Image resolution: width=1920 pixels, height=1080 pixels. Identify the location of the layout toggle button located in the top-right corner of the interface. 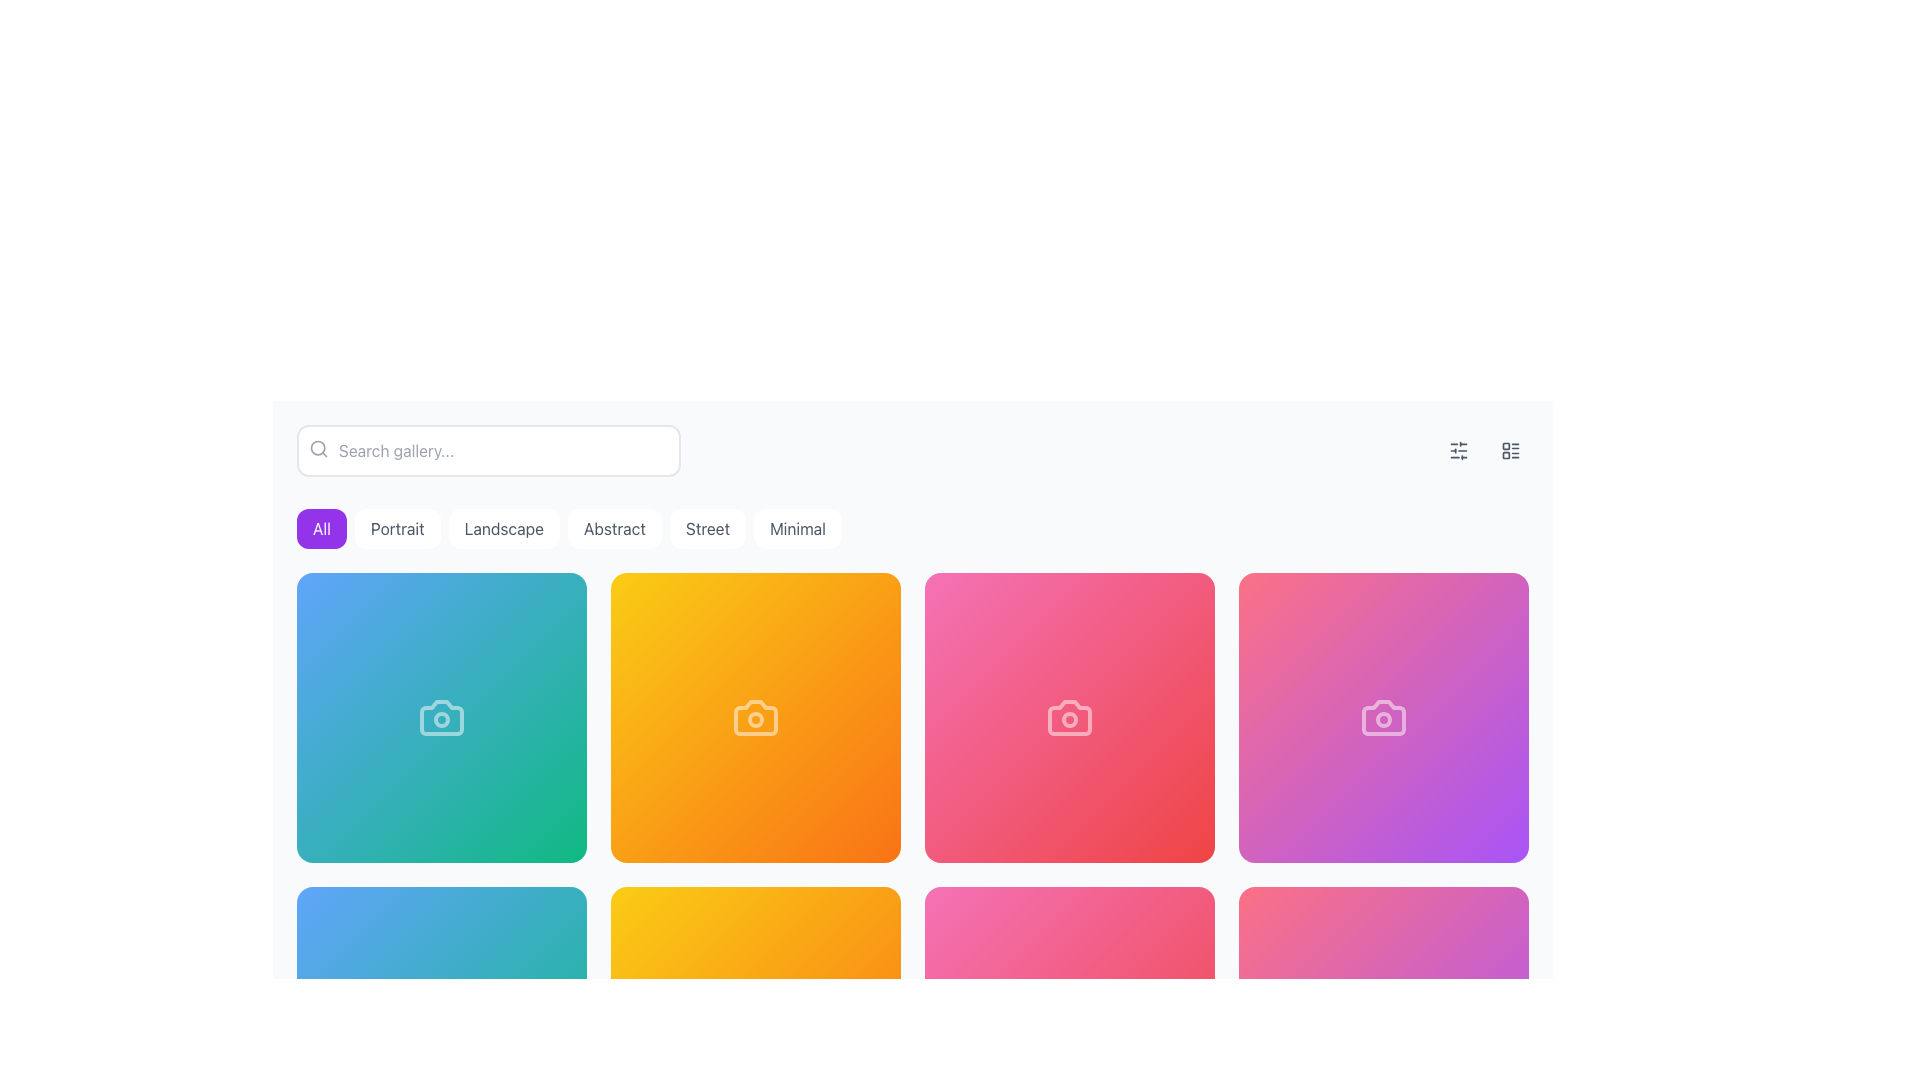
(1511, 451).